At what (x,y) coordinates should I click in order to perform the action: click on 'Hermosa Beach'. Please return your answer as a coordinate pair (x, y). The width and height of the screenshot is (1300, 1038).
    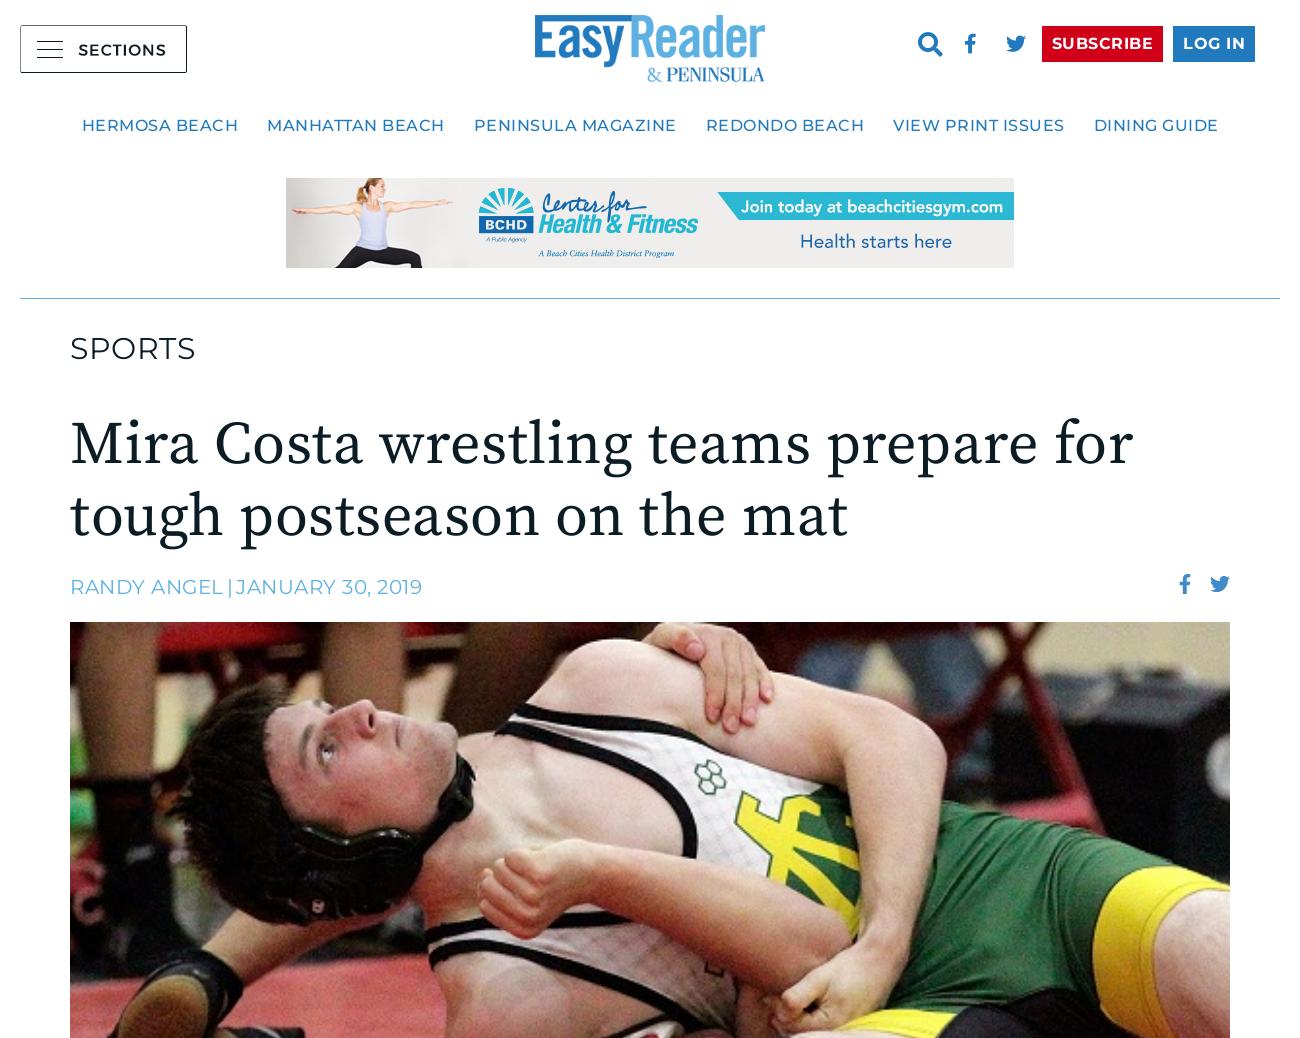
    Looking at the image, I should click on (158, 124).